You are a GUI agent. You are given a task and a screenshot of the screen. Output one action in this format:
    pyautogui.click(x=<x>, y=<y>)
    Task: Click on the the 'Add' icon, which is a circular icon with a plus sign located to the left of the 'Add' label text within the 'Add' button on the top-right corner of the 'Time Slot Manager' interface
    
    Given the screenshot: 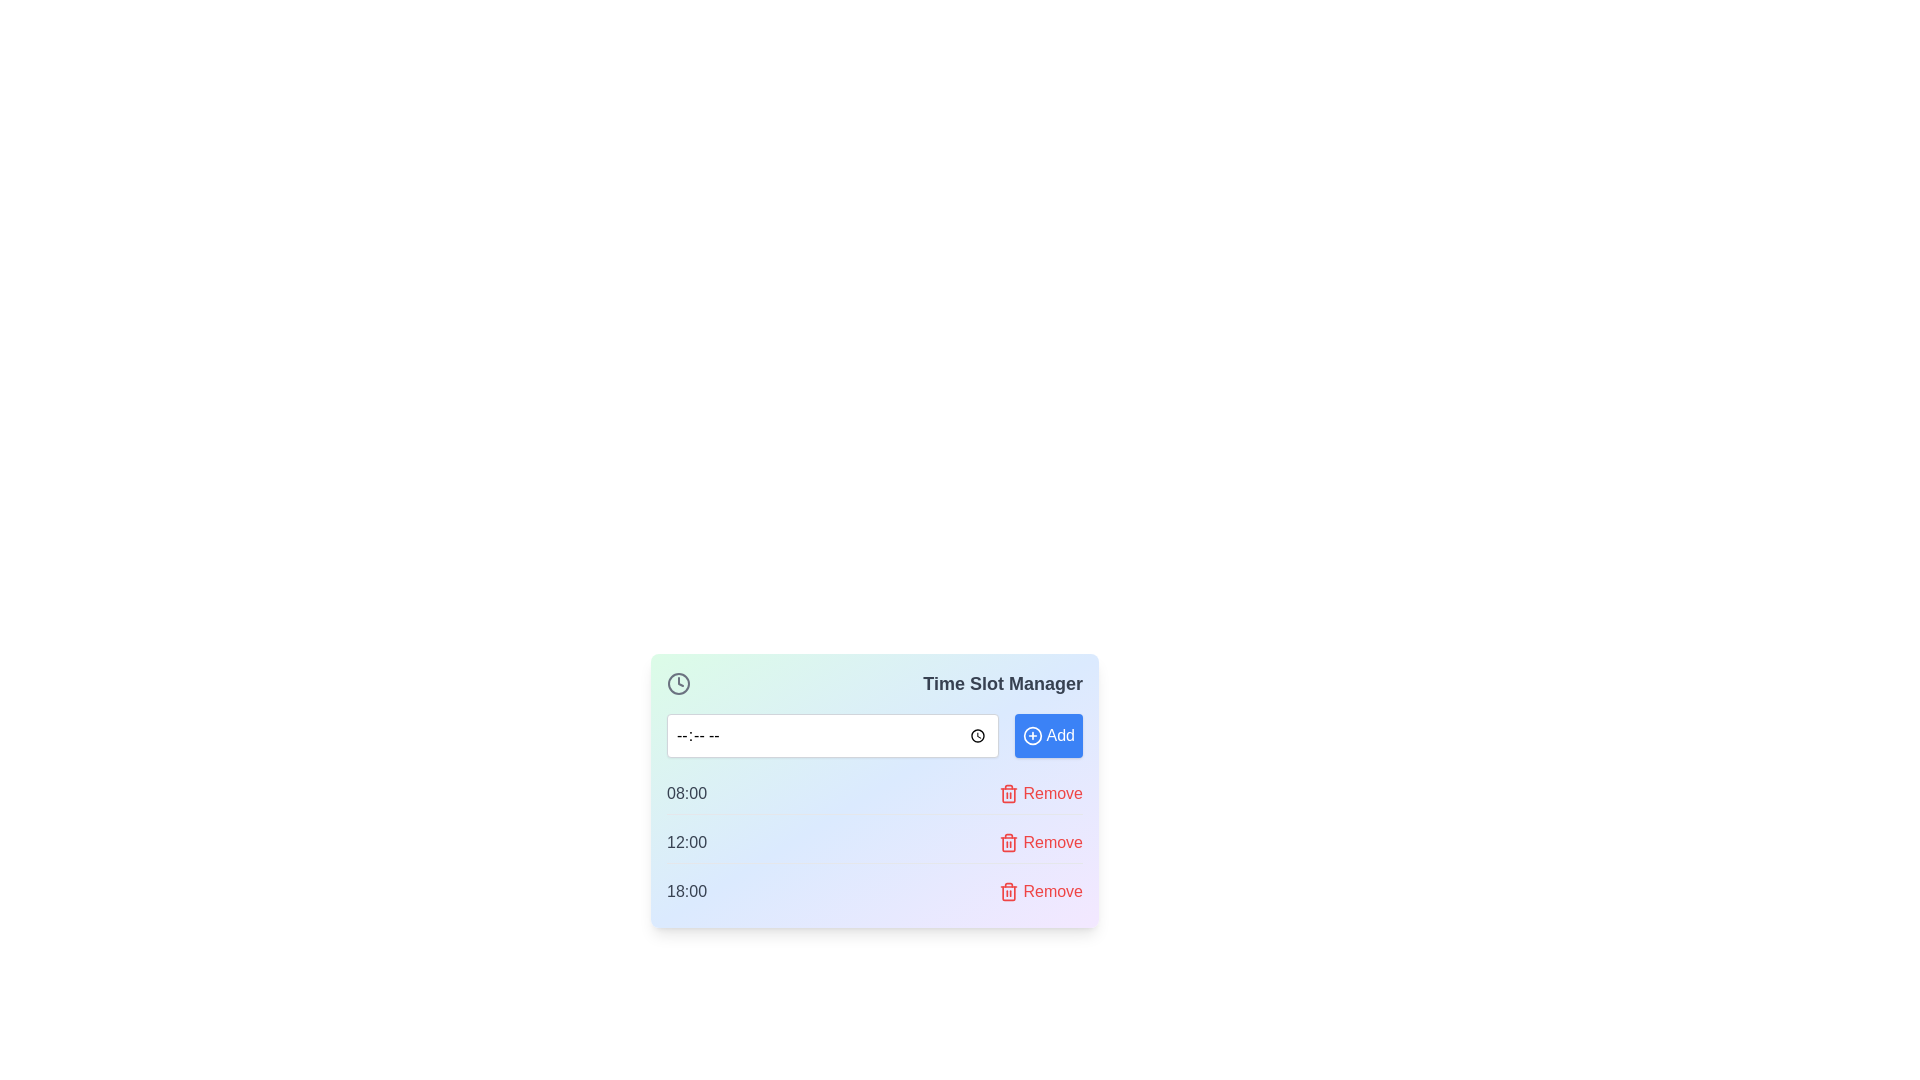 What is the action you would take?
    pyautogui.click(x=1032, y=736)
    